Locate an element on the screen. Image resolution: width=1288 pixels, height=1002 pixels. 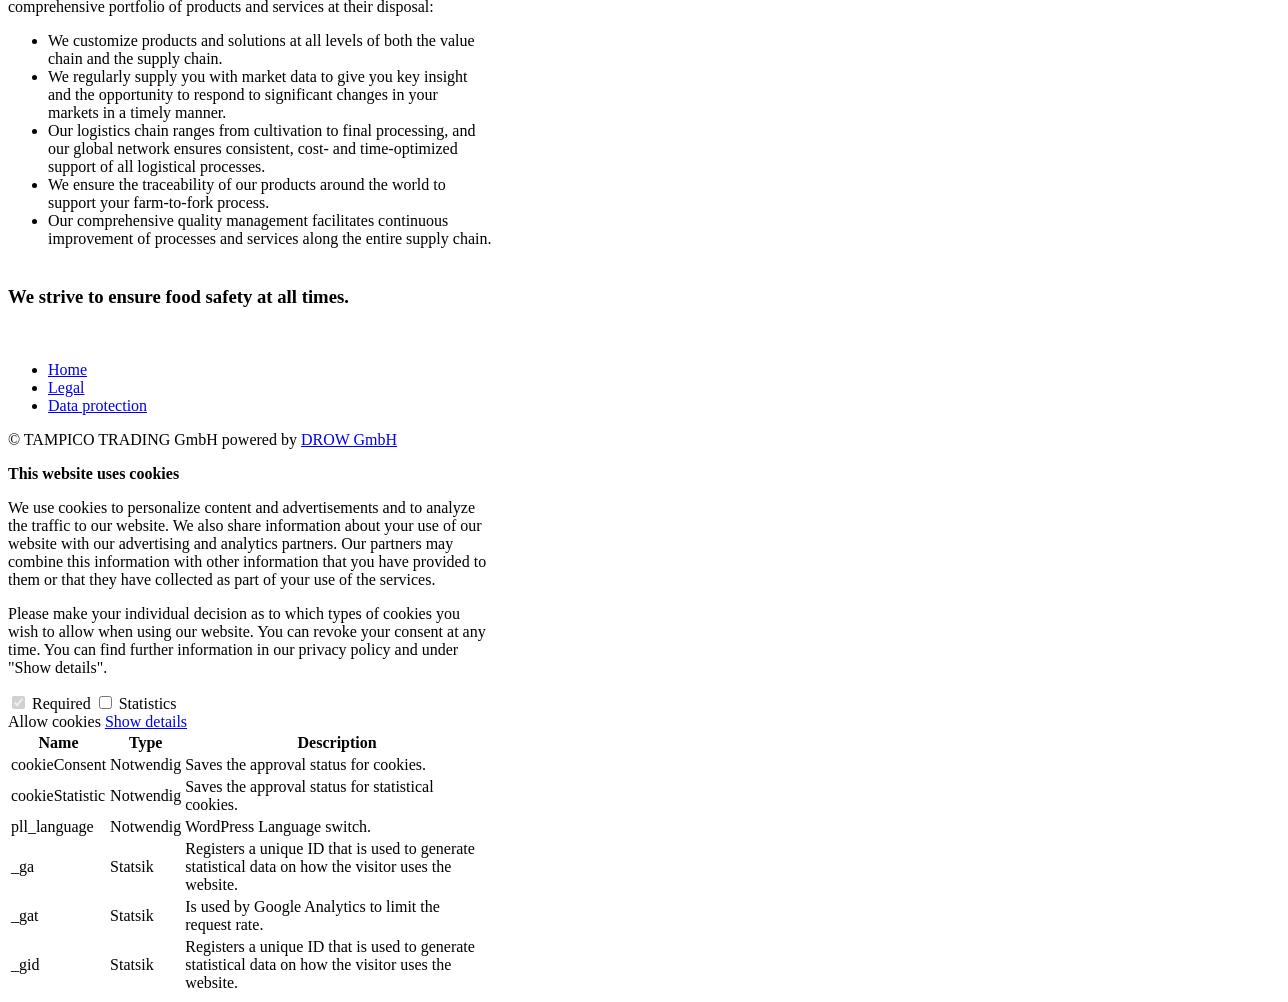
'Show details' is located at coordinates (145, 721).